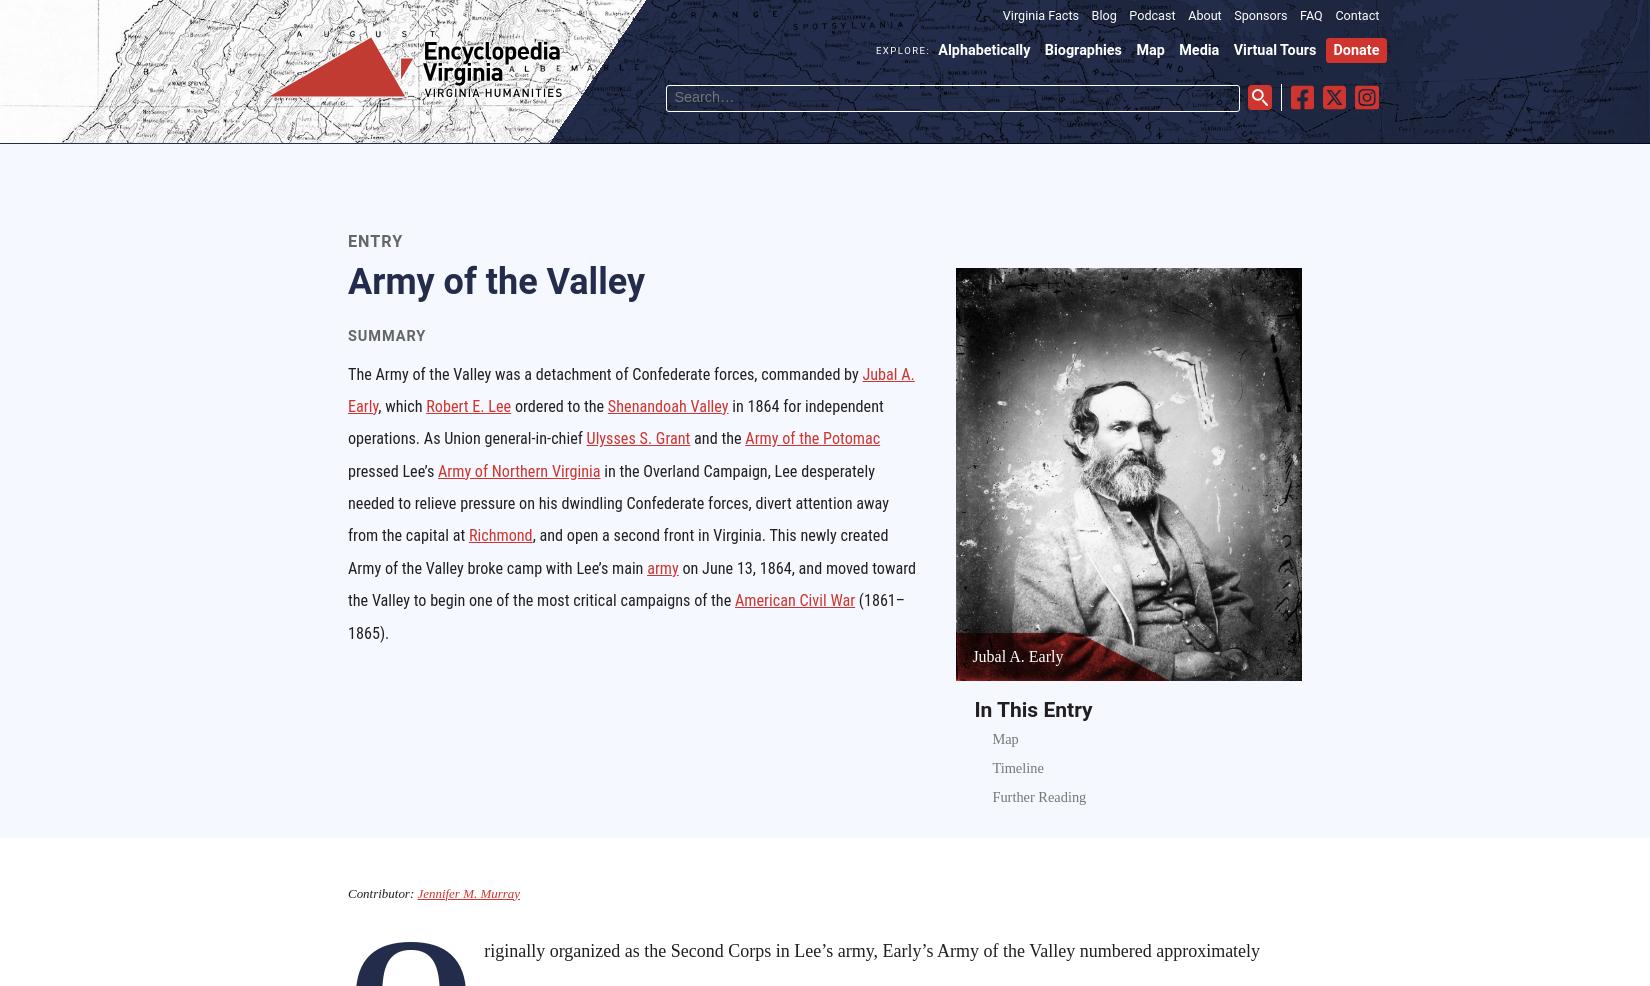 Image resolution: width=1650 pixels, height=986 pixels. What do you see at coordinates (415, 891) in the screenshot?
I see `'Jennifer M. Murray'` at bounding box center [415, 891].